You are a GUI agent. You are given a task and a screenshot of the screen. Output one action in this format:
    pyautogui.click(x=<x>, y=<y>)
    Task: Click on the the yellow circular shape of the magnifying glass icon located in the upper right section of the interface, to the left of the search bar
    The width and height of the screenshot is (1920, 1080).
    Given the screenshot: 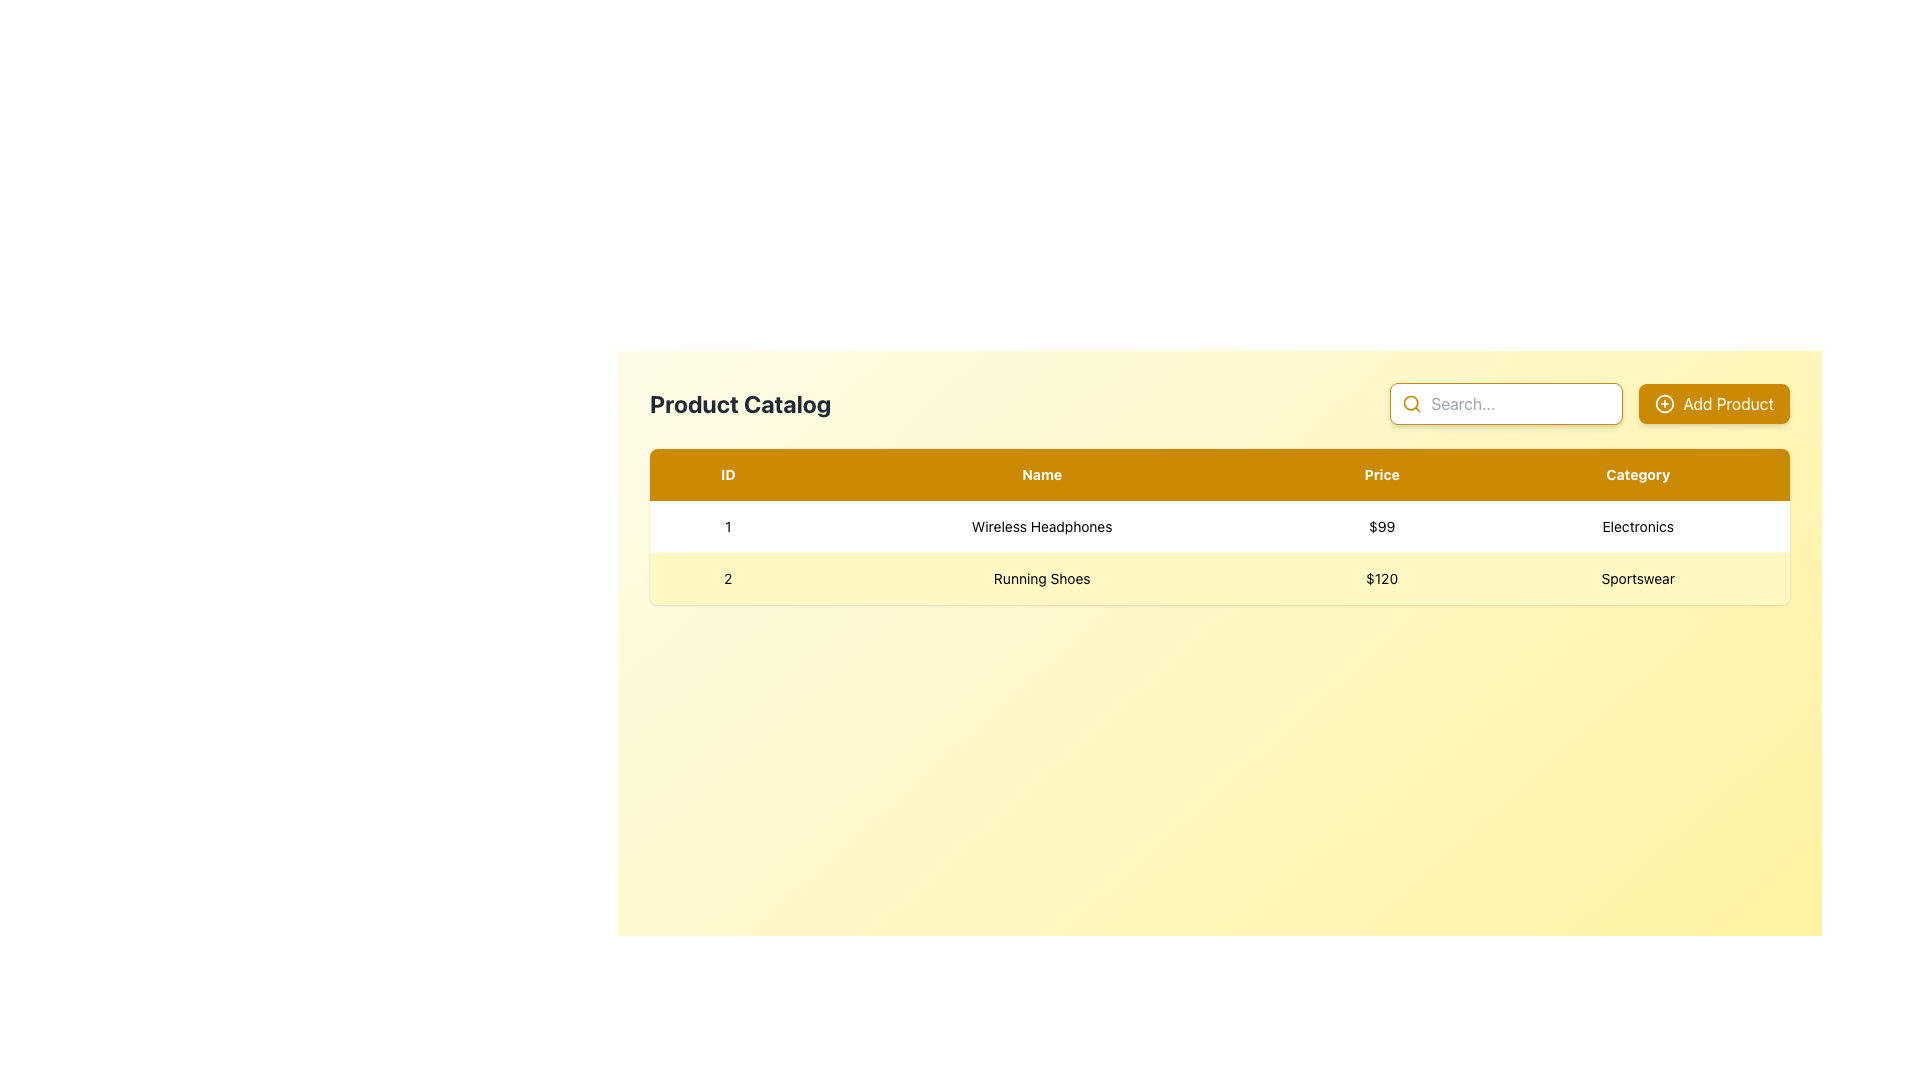 What is the action you would take?
    pyautogui.click(x=1410, y=403)
    